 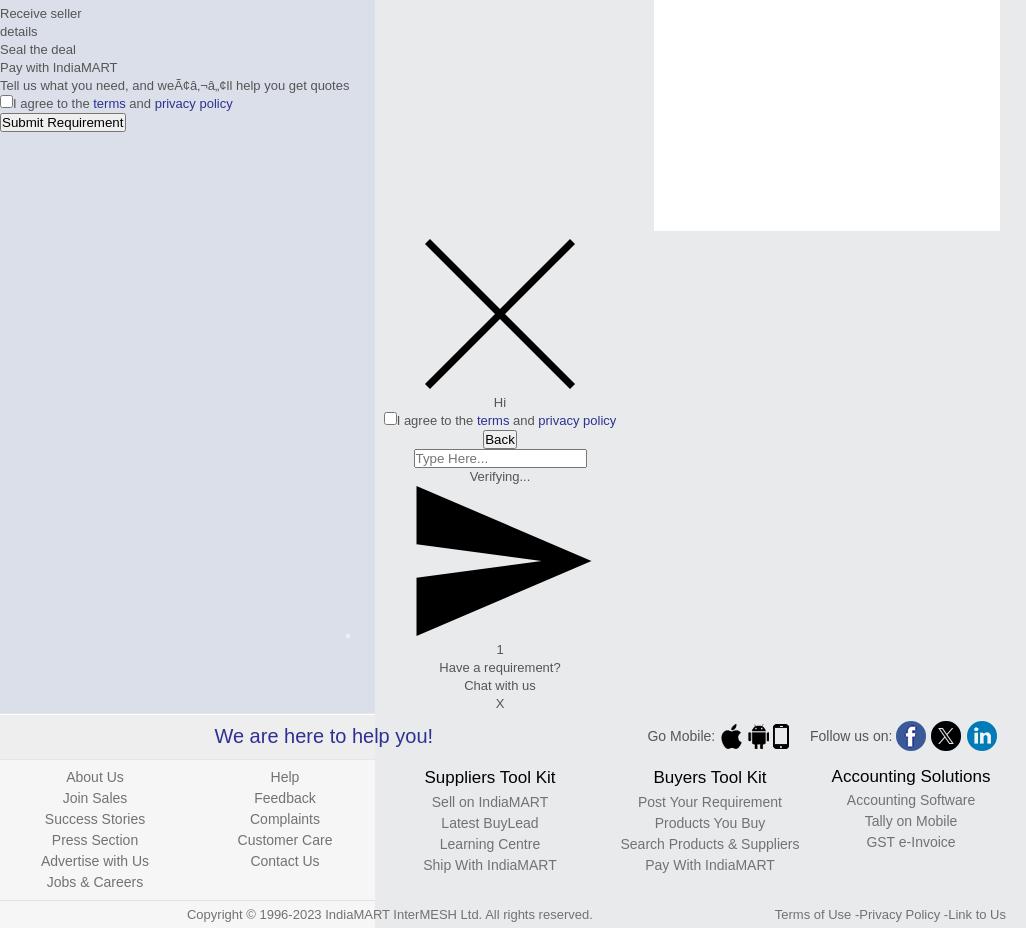 I want to click on 'Copyright © 1996-2023 IndiaMART InterMESH Ltd. All rights reserved.', so click(x=387, y=914).